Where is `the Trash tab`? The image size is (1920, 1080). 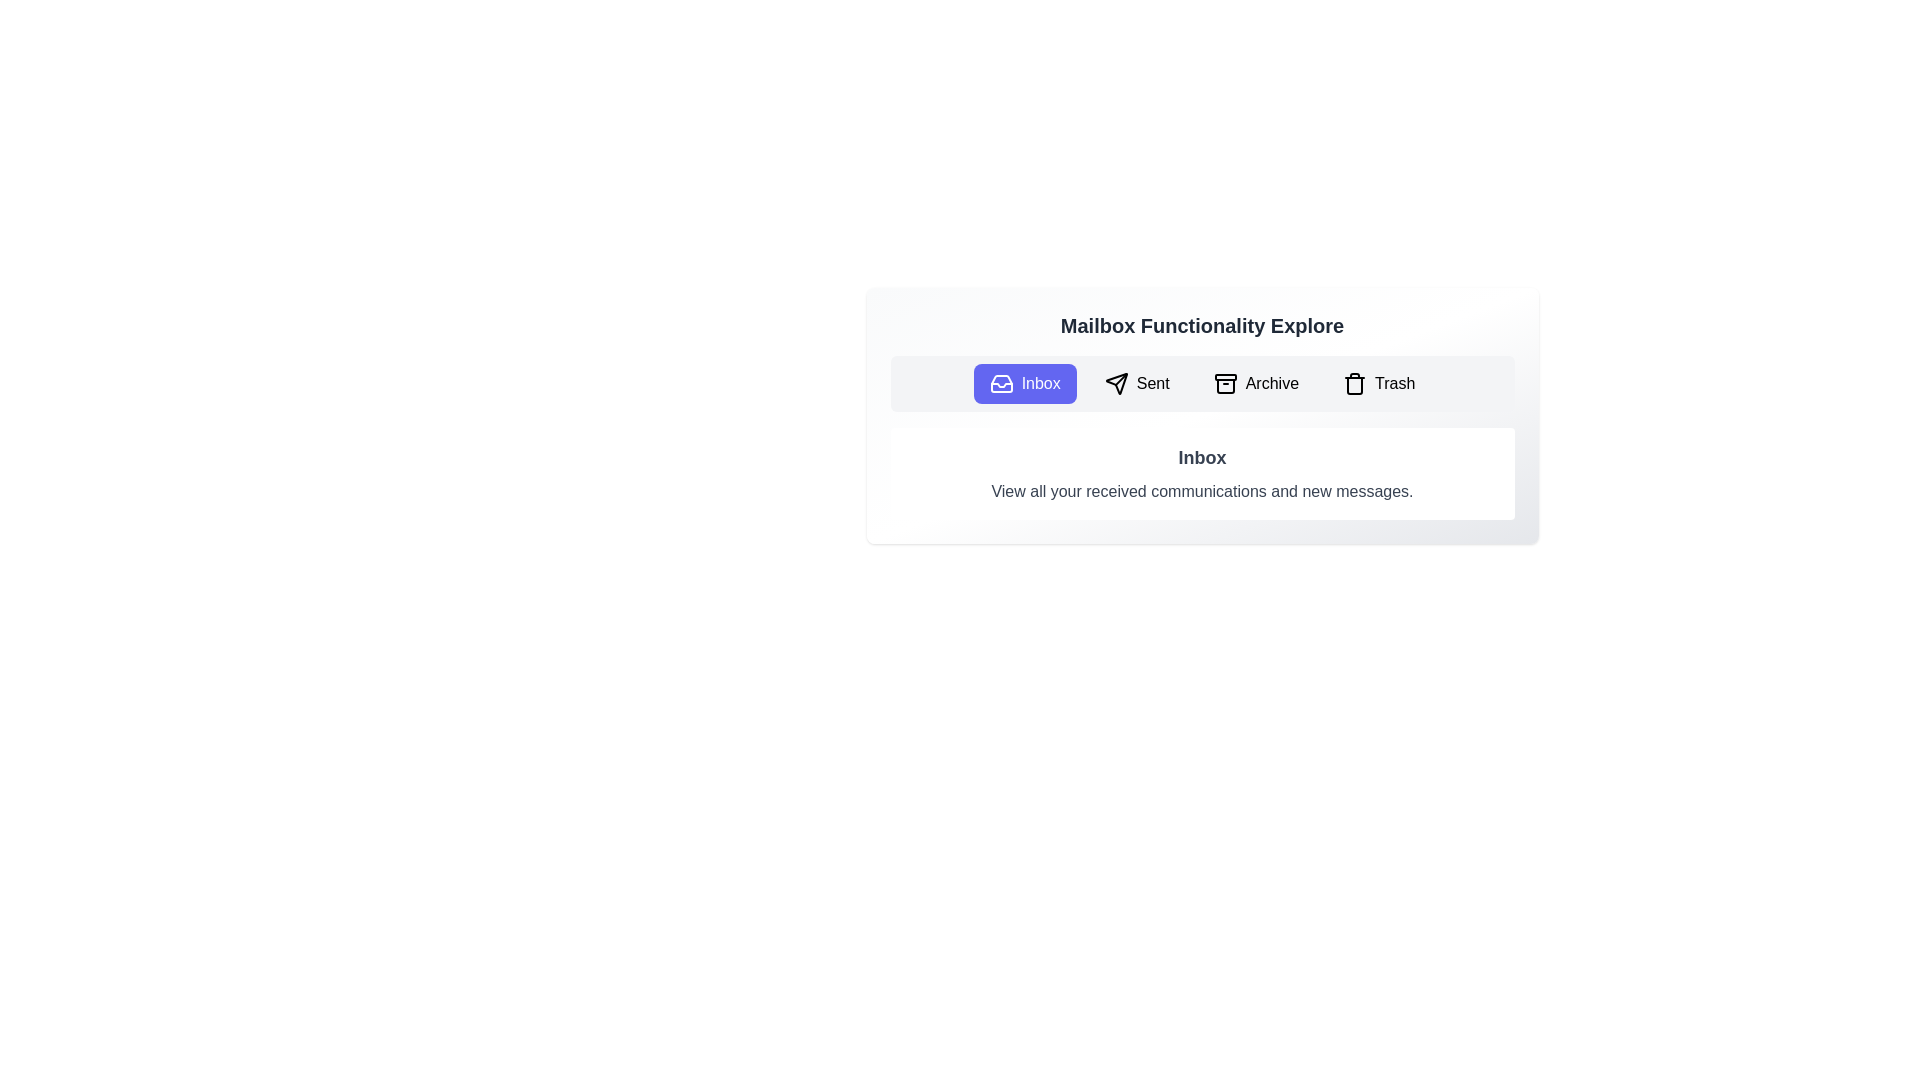
the Trash tab is located at coordinates (1377, 384).